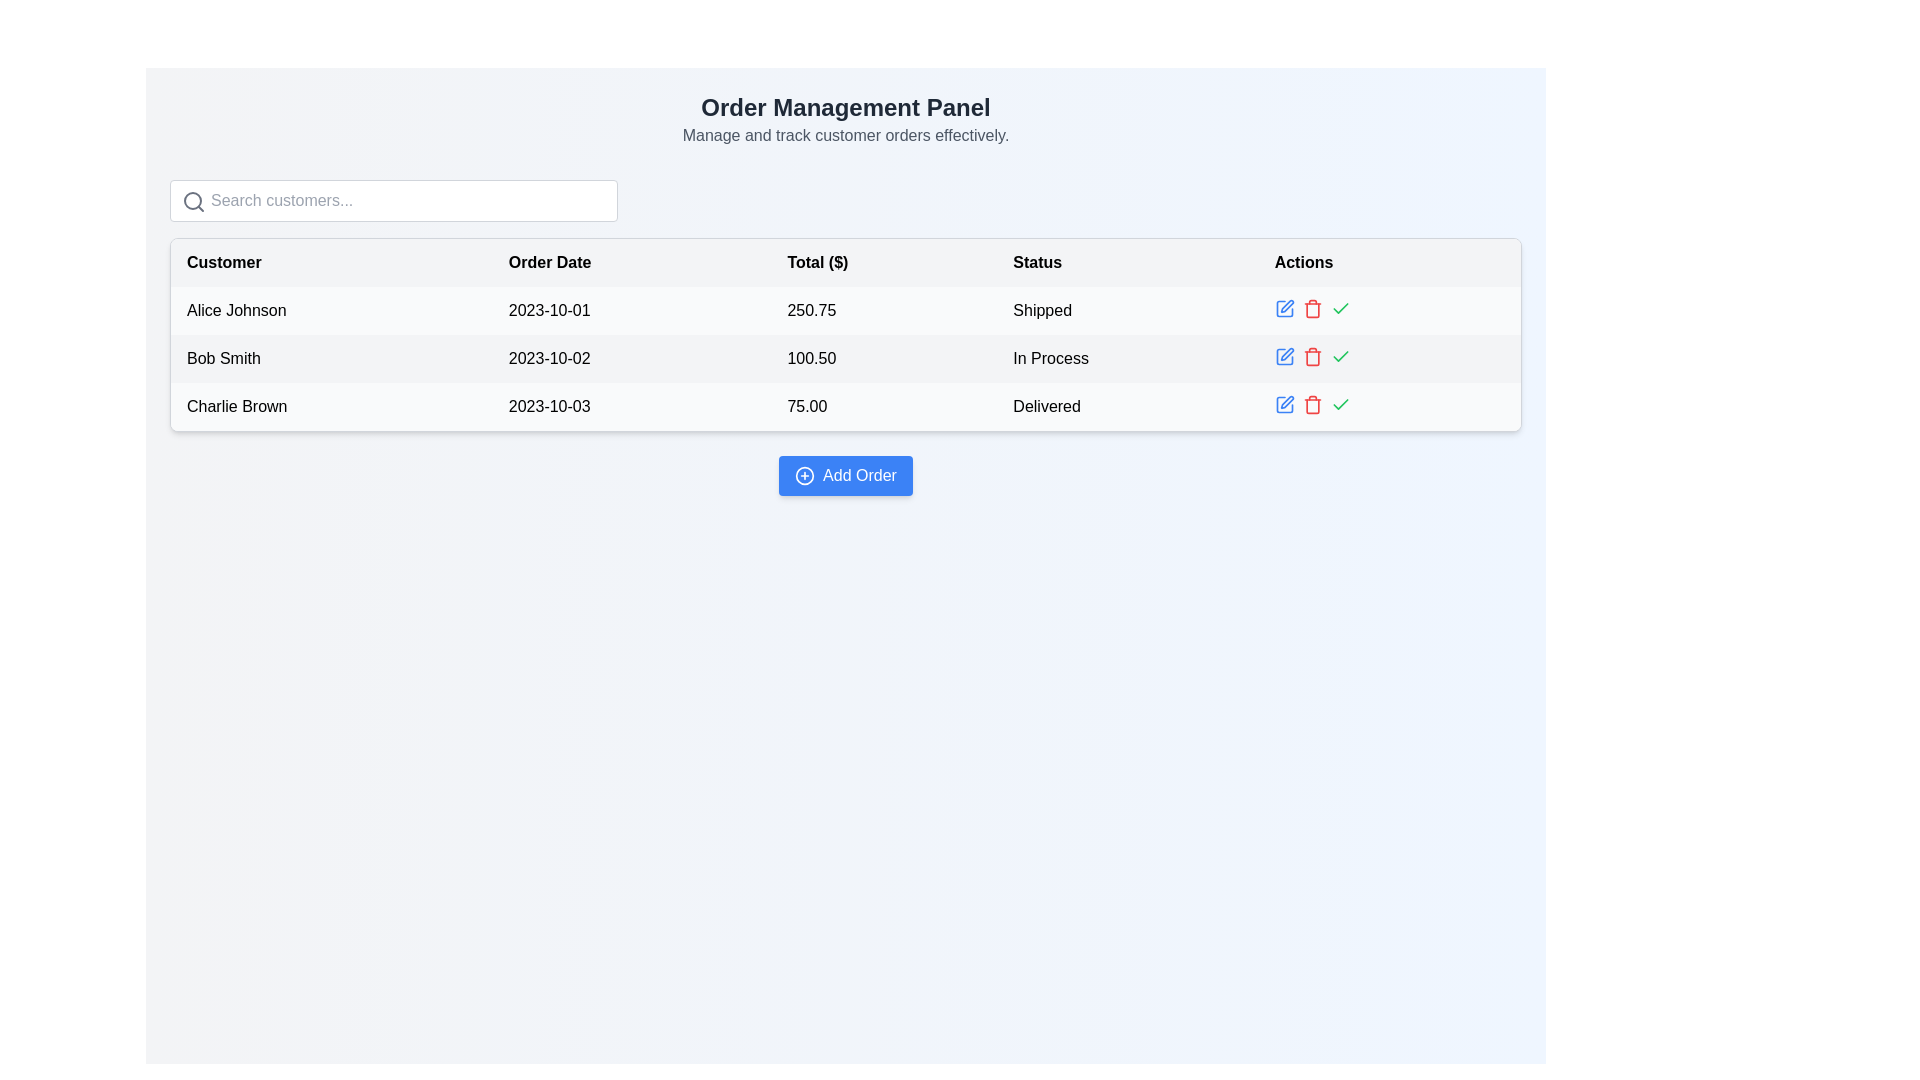 Image resolution: width=1920 pixels, height=1080 pixels. What do you see at coordinates (393, 200) in the screenshot?
I see `inside the search input field located beneath the 'Order Management Panel' title to focus on it` at bounding box center [393, 200].